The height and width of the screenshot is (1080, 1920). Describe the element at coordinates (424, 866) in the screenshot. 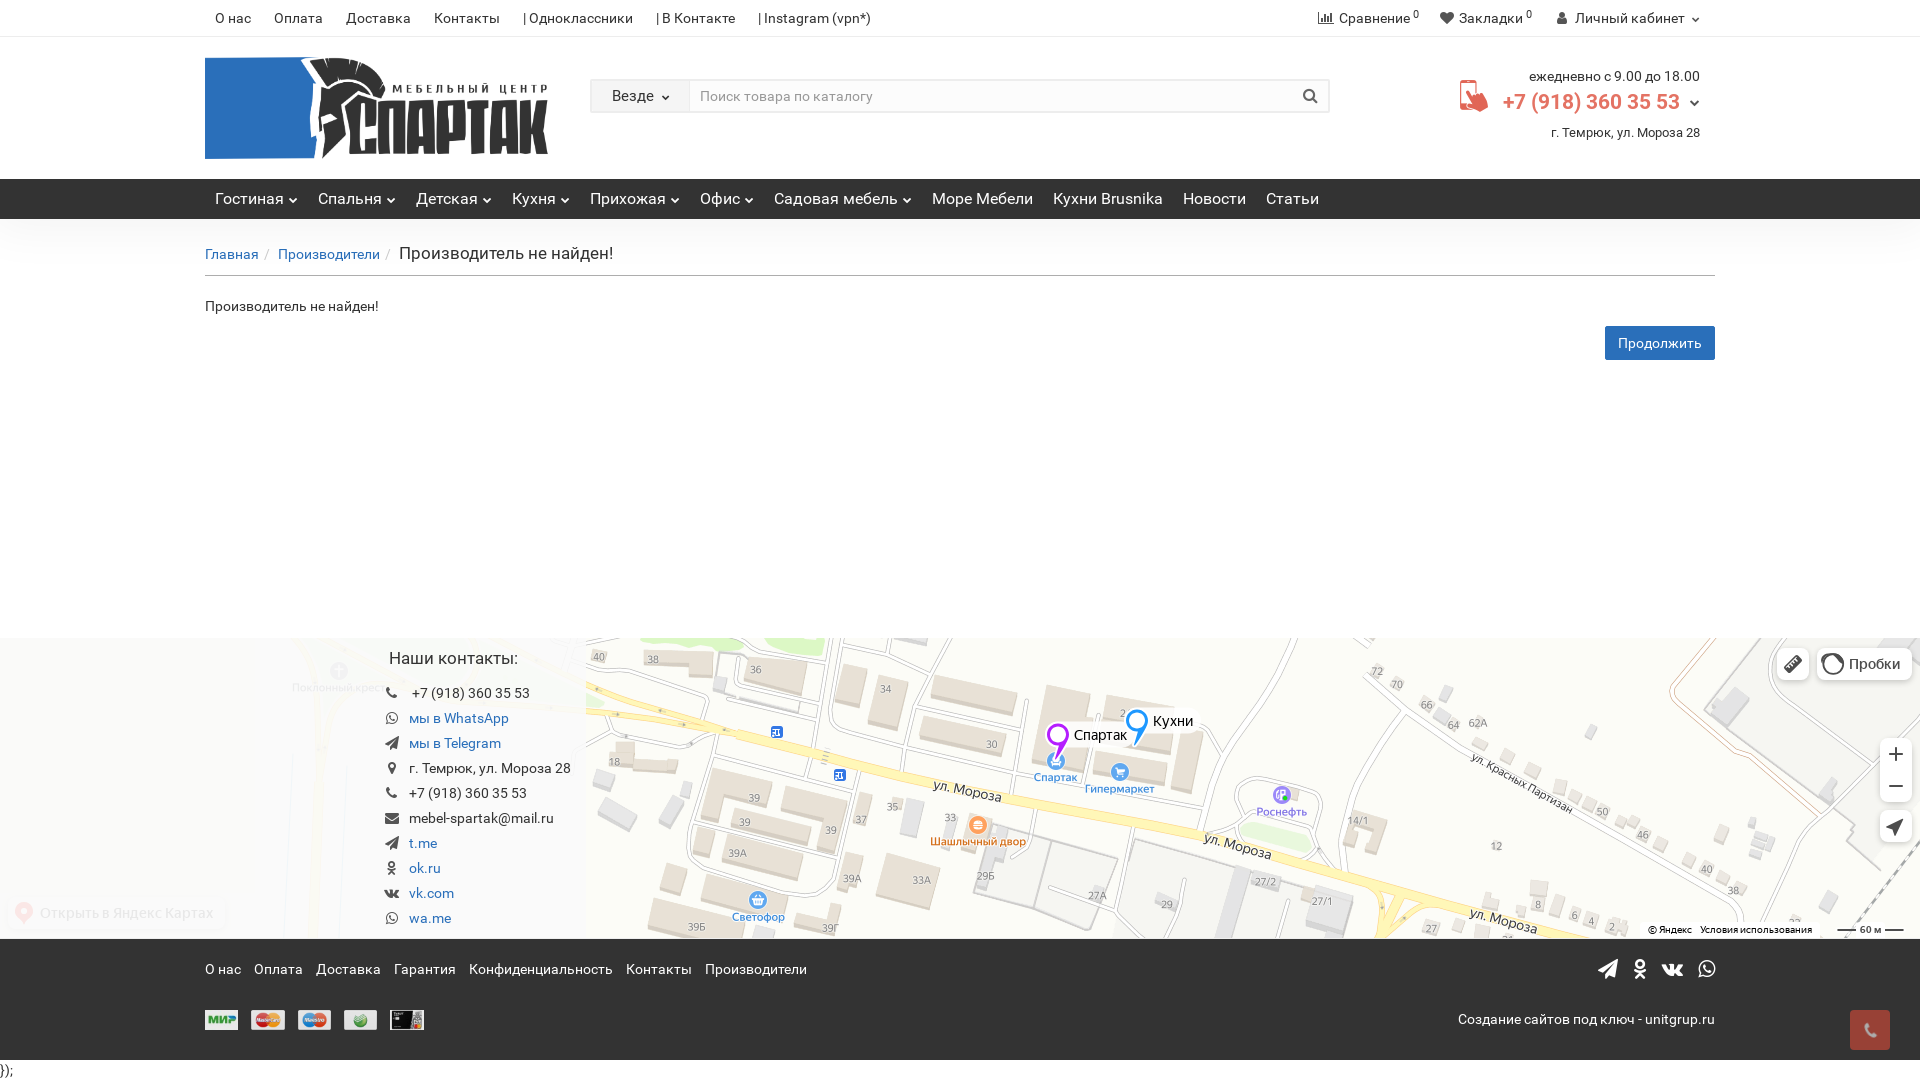

I see `'ok.ru'` at that location.